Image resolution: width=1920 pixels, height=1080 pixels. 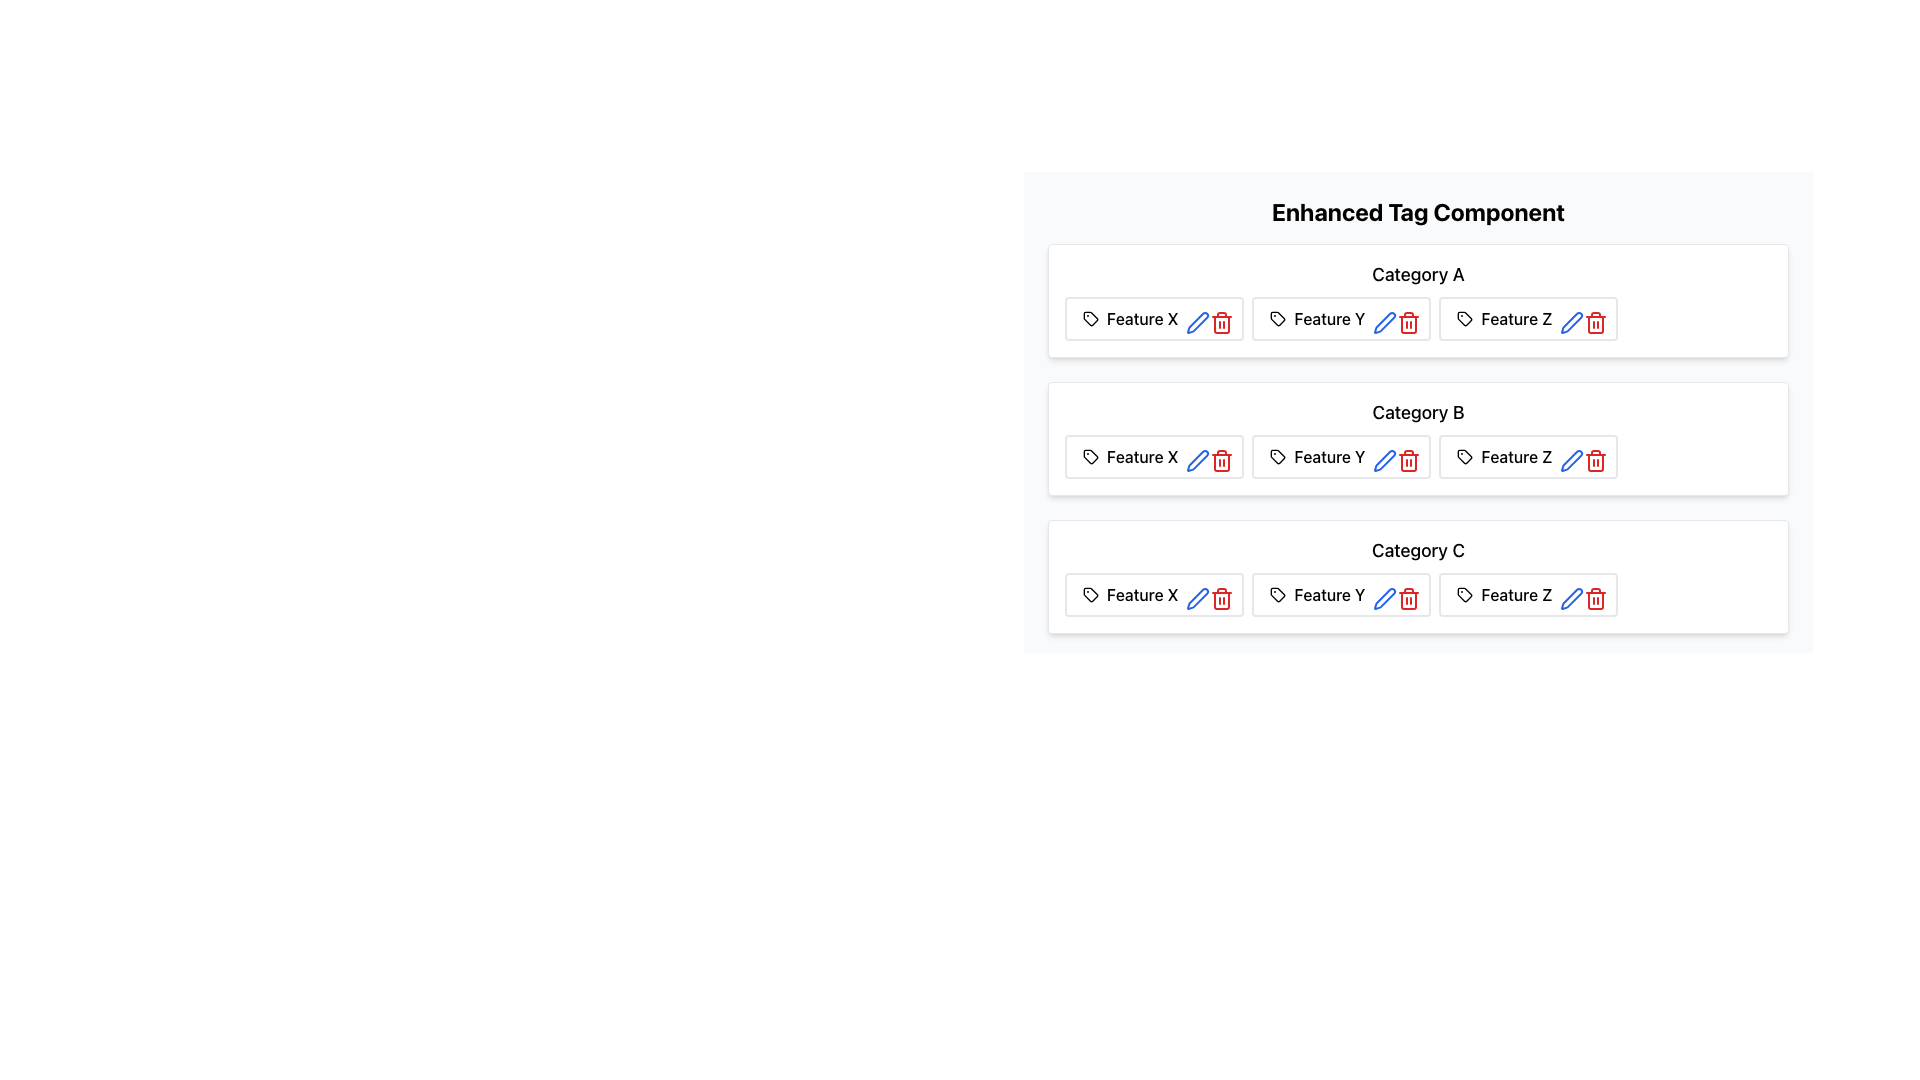 I want to click on to select the Badge labeled 'Feature X' with associated edit and delete icons, located under the header 'Category A.', so click(x=1153, y=318).